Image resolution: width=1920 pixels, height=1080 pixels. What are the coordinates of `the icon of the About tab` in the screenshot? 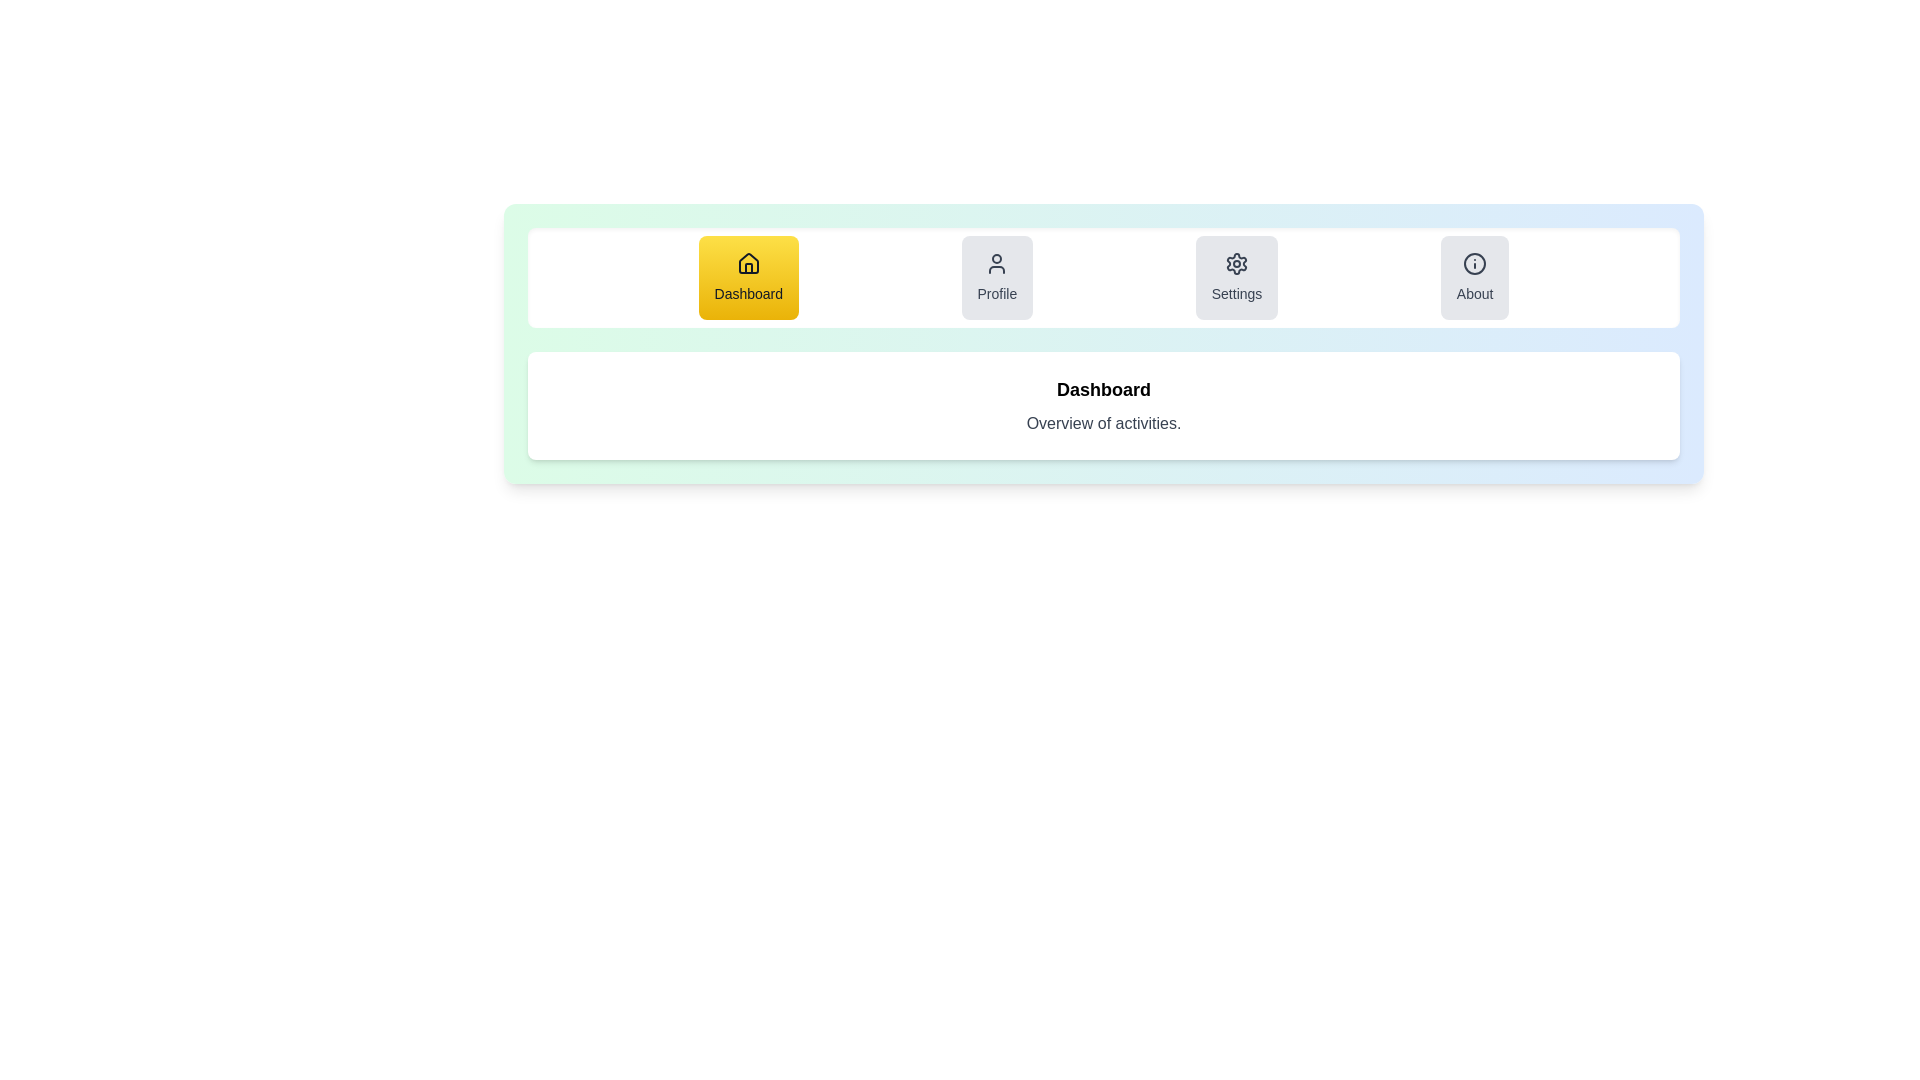 It's located at (1475, 262).